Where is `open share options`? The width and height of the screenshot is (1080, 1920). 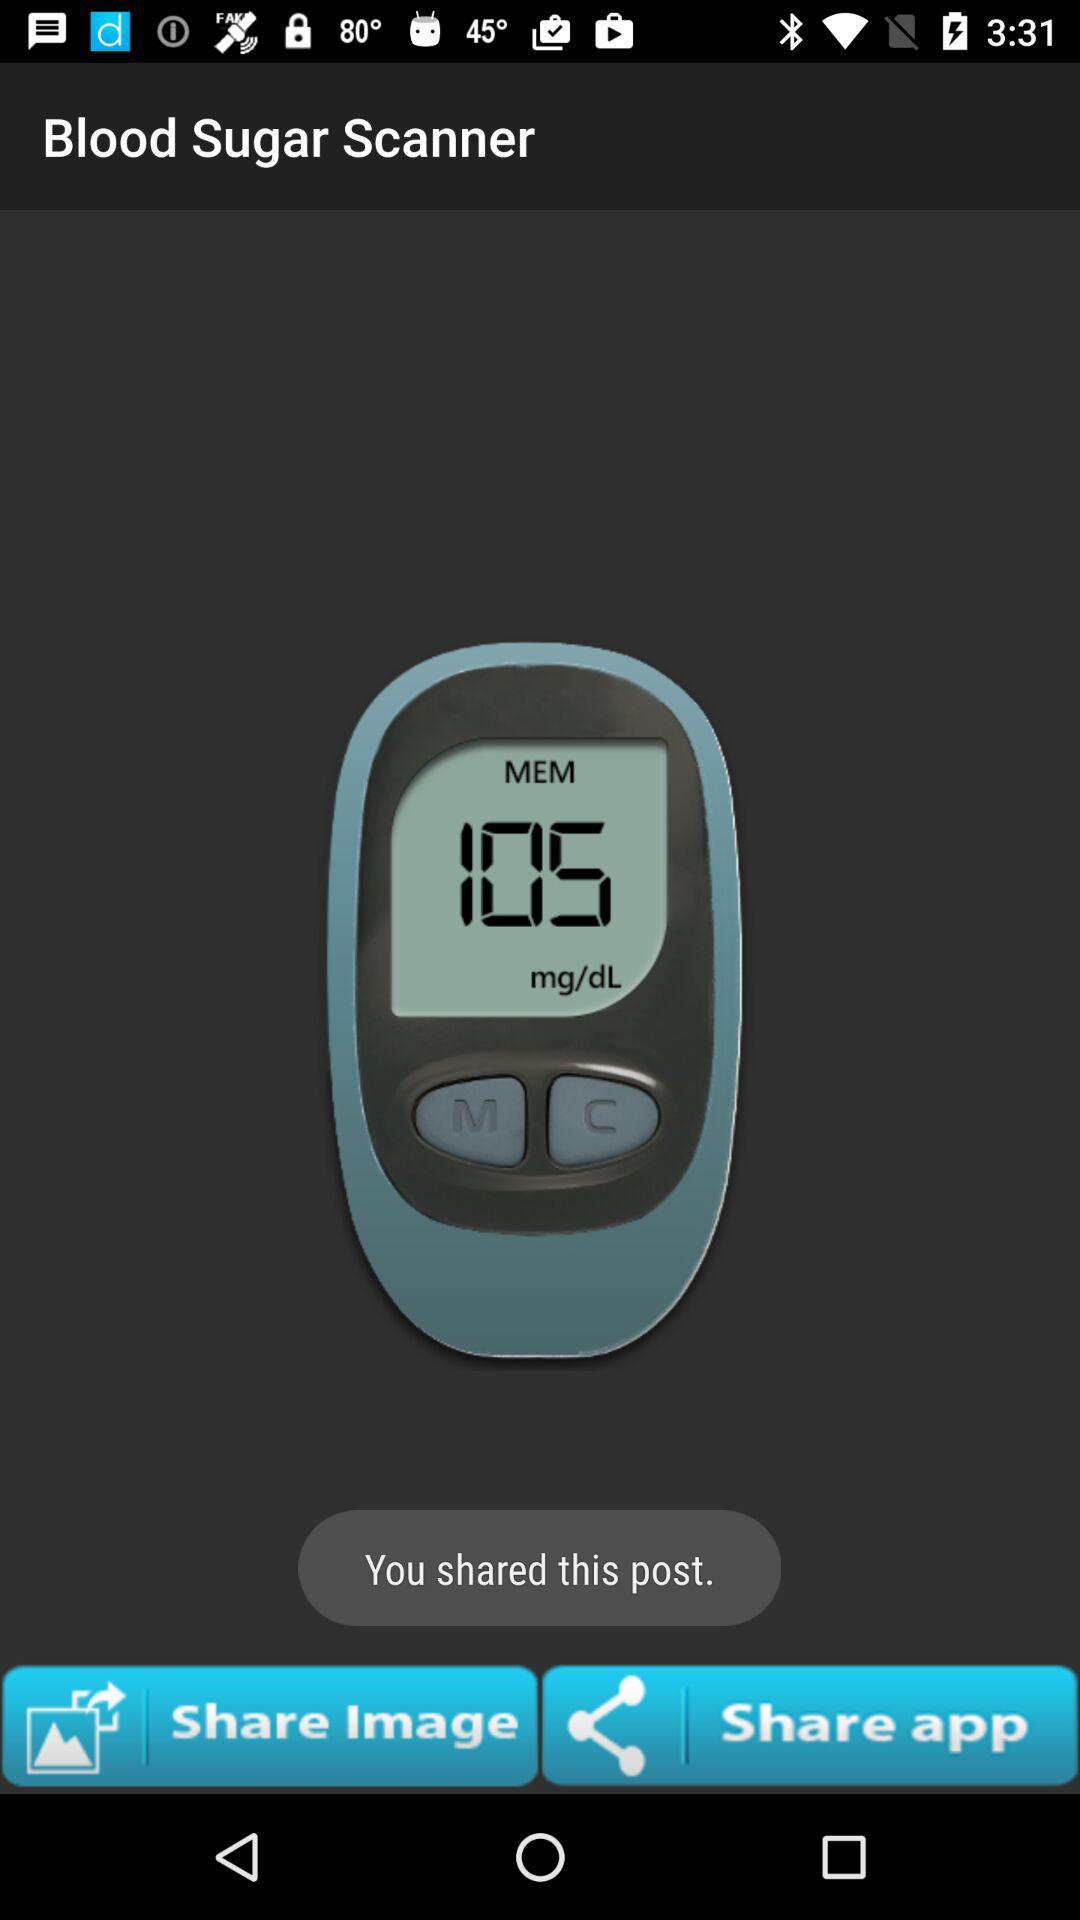
open share options is located at coordinates (810, 1724).